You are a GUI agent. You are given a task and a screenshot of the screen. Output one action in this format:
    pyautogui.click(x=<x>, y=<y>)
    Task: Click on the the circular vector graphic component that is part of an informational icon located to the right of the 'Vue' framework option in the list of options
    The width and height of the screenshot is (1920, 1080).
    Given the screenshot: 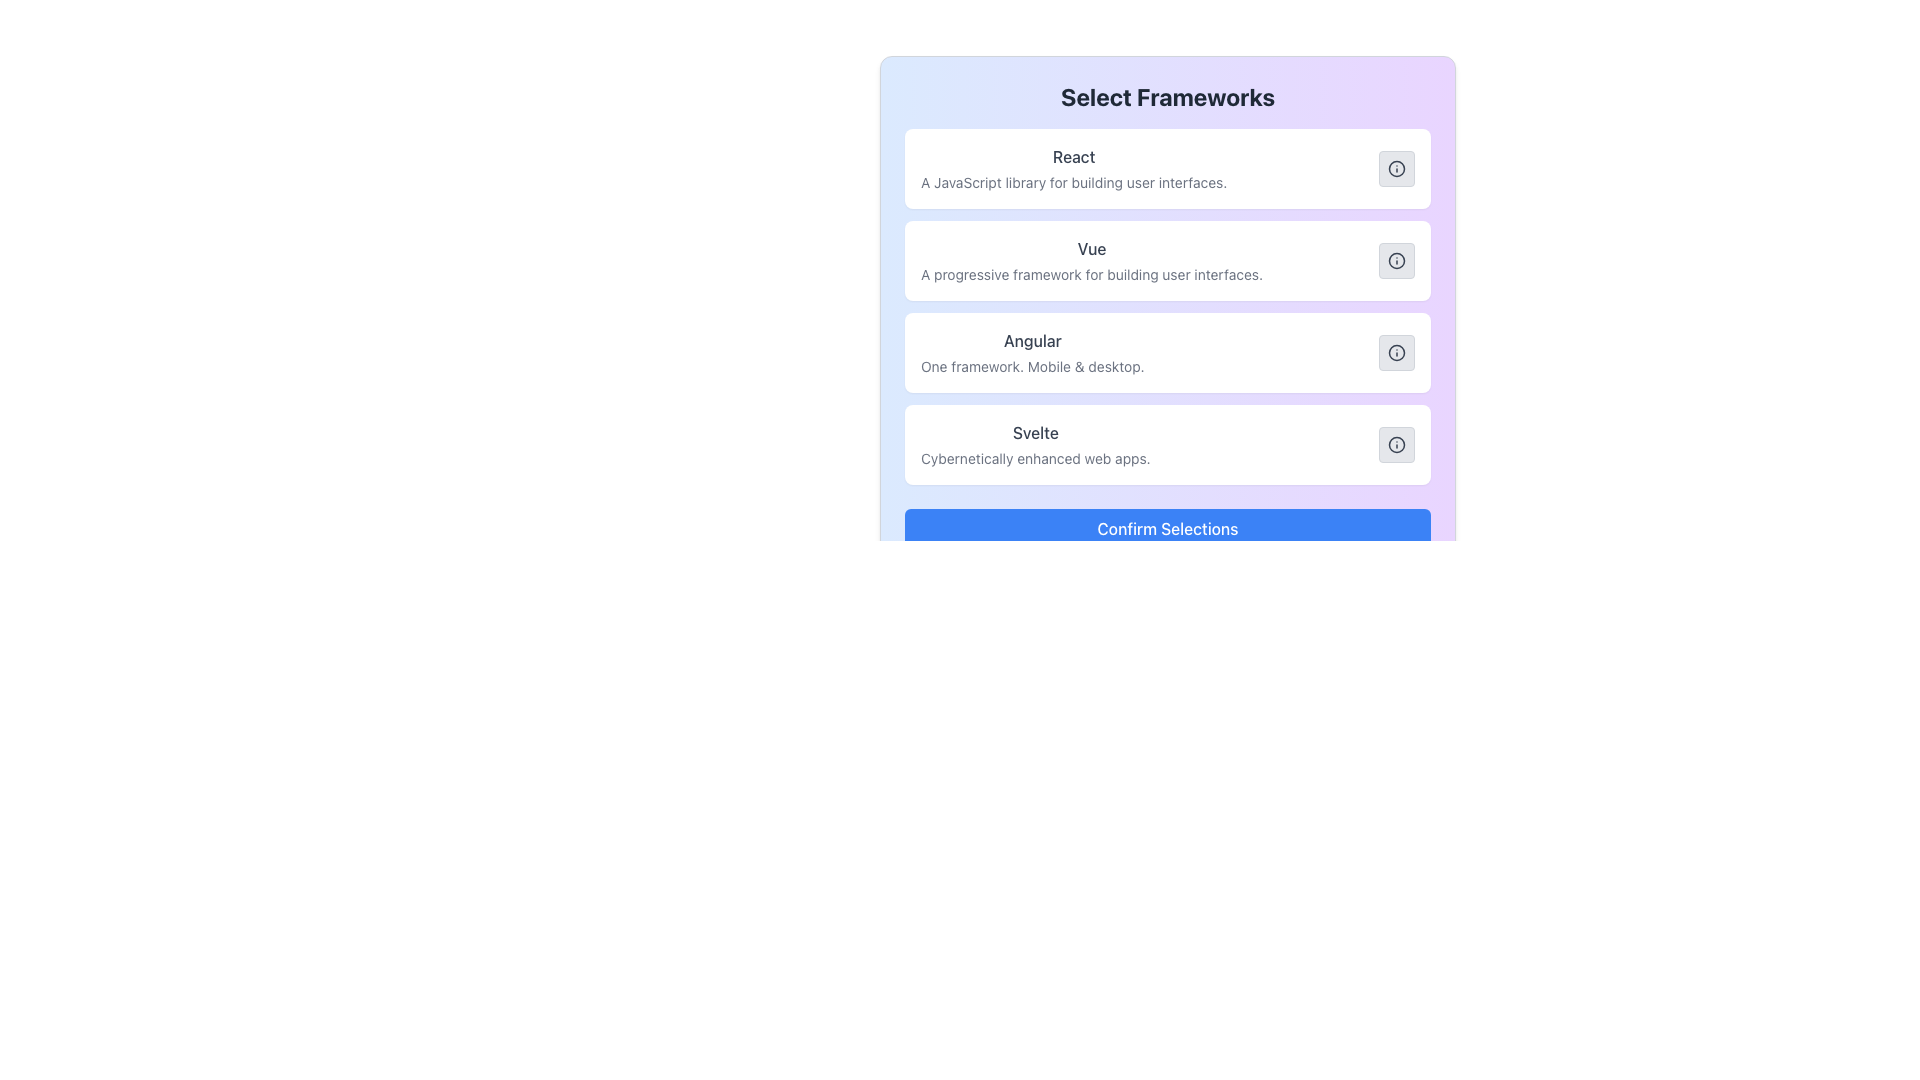 What is the action you would take?
    pyautogui.click(x=1395, y=260)
    